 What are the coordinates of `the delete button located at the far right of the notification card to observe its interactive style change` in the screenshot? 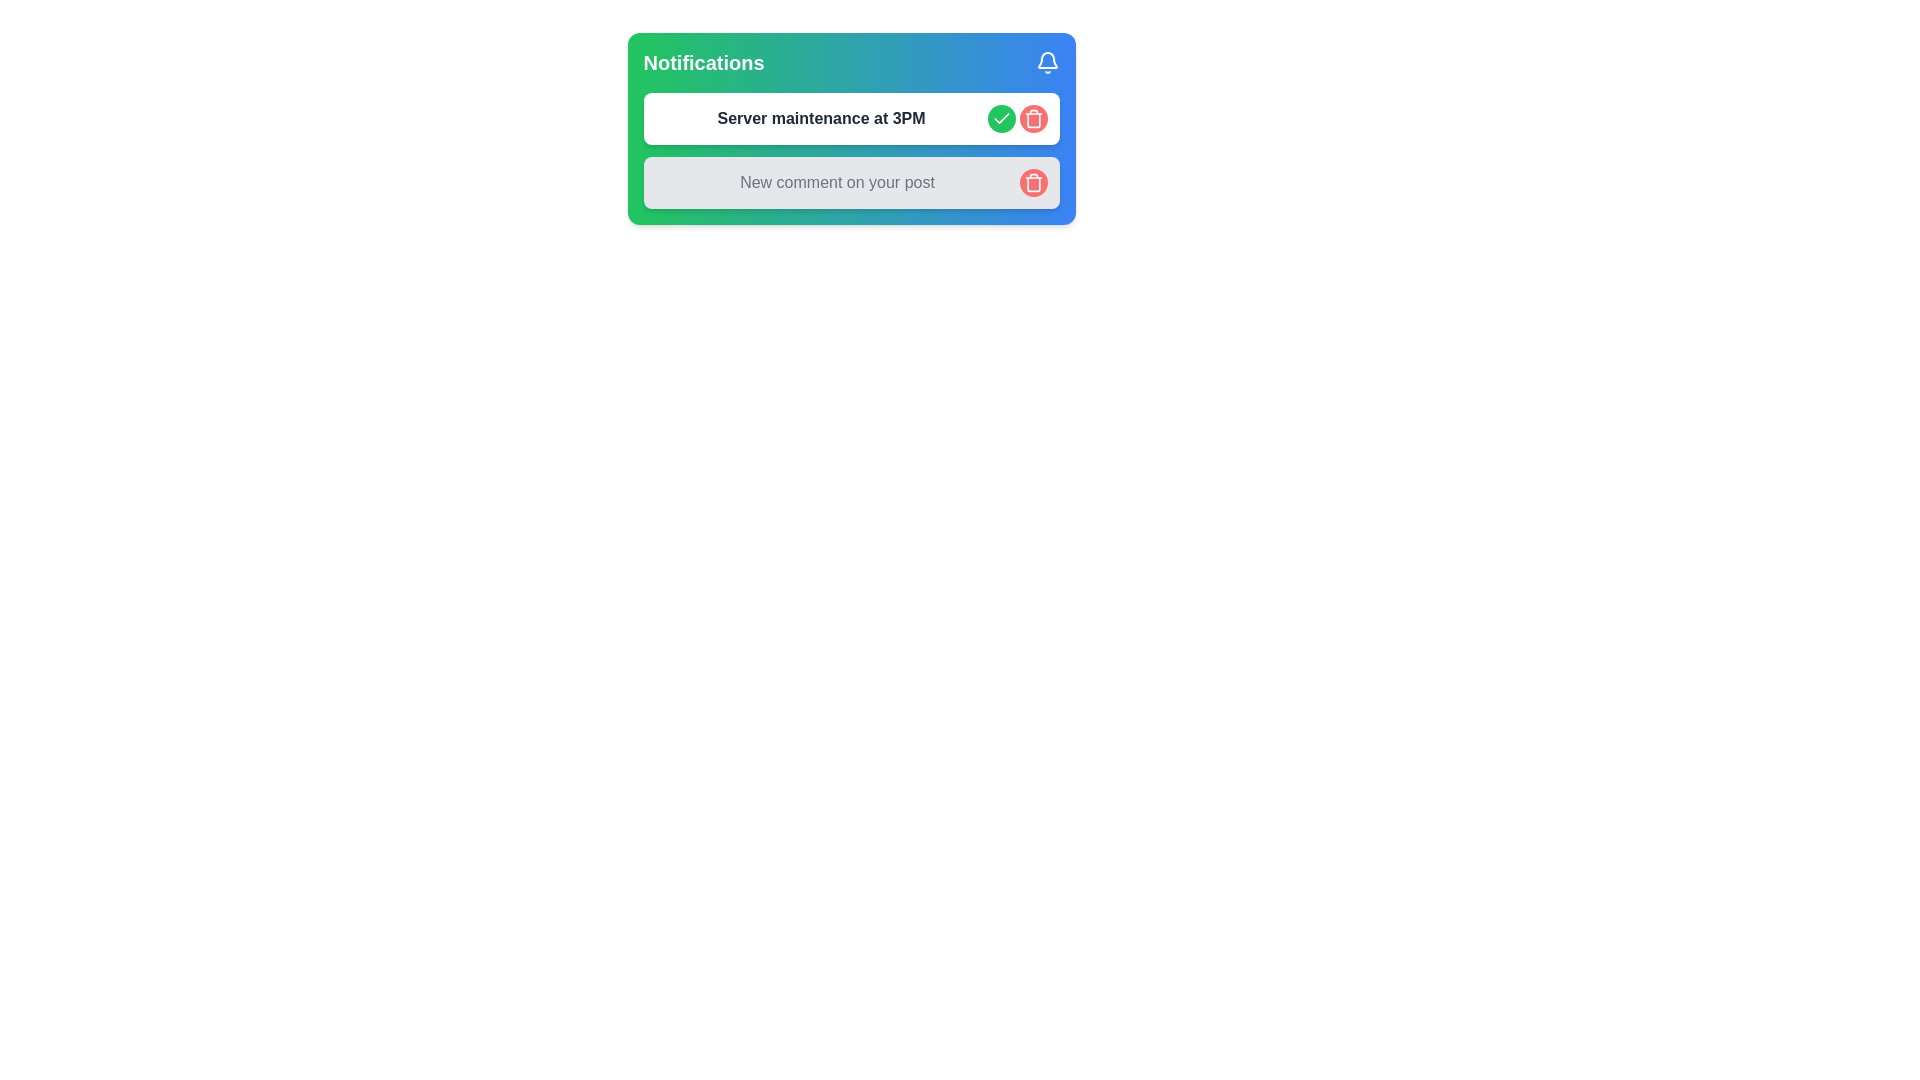 It's located at (1033, 119).